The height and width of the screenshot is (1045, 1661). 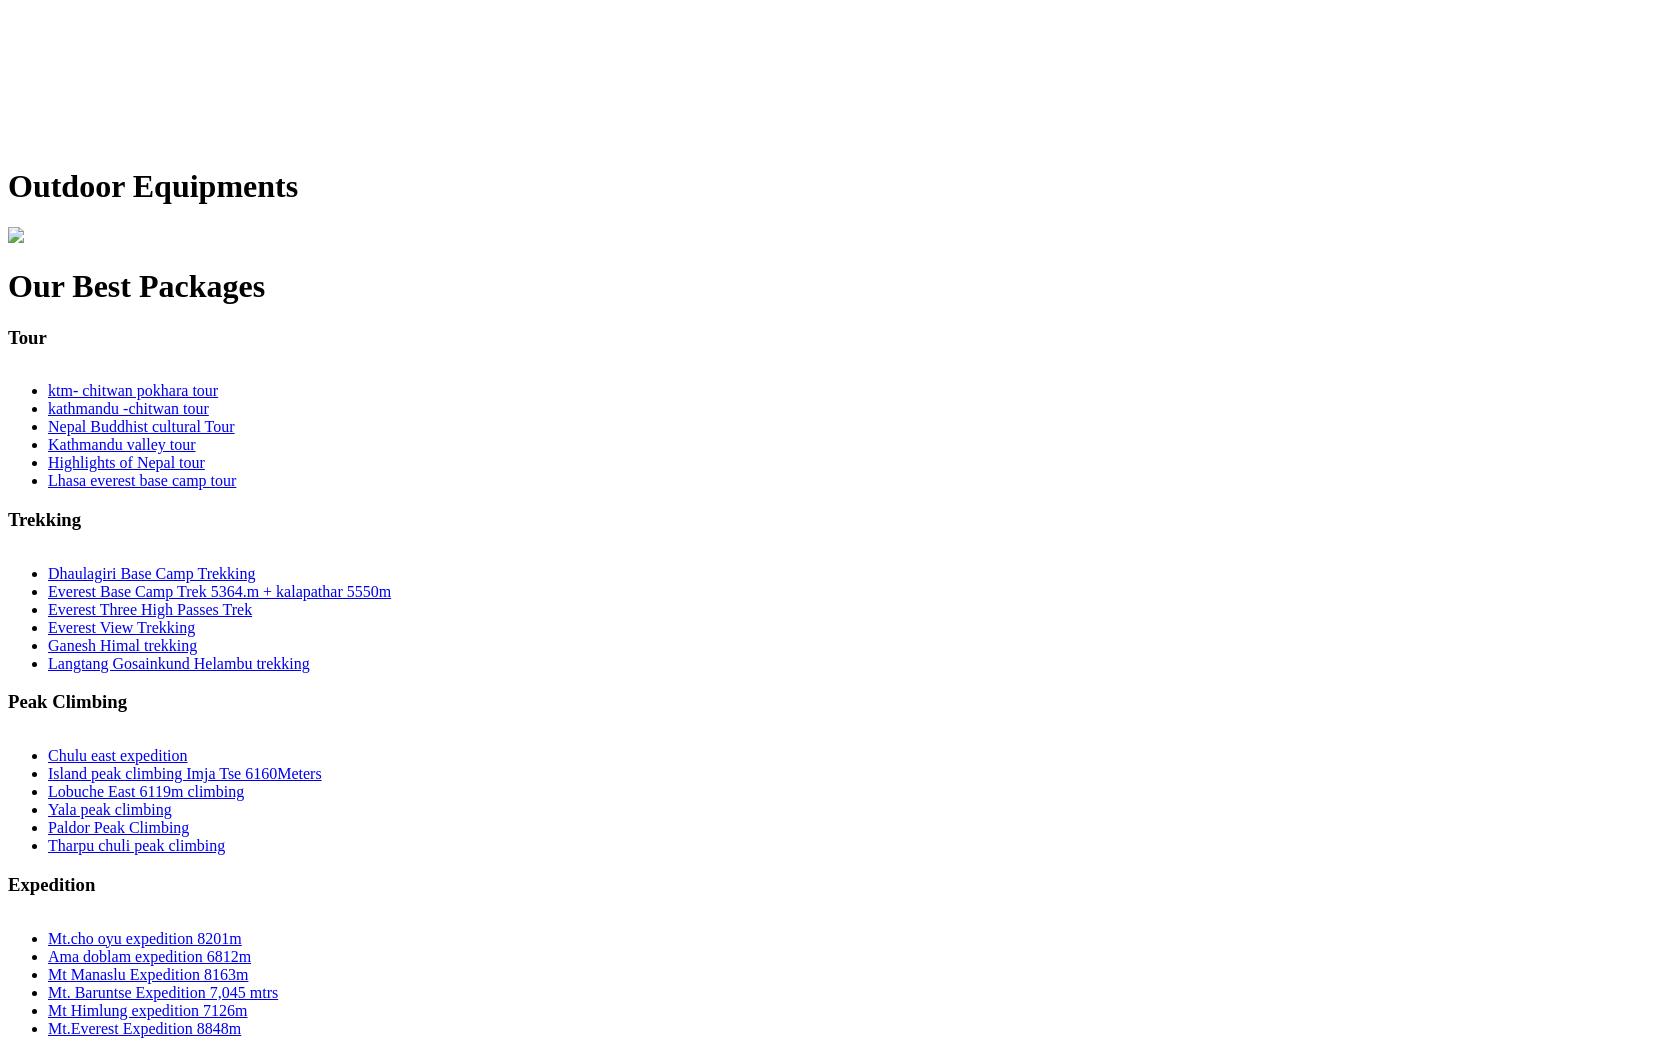 I want to click on 'Mt.cho oyu expedition  8201m', so click(x=144, y=936).